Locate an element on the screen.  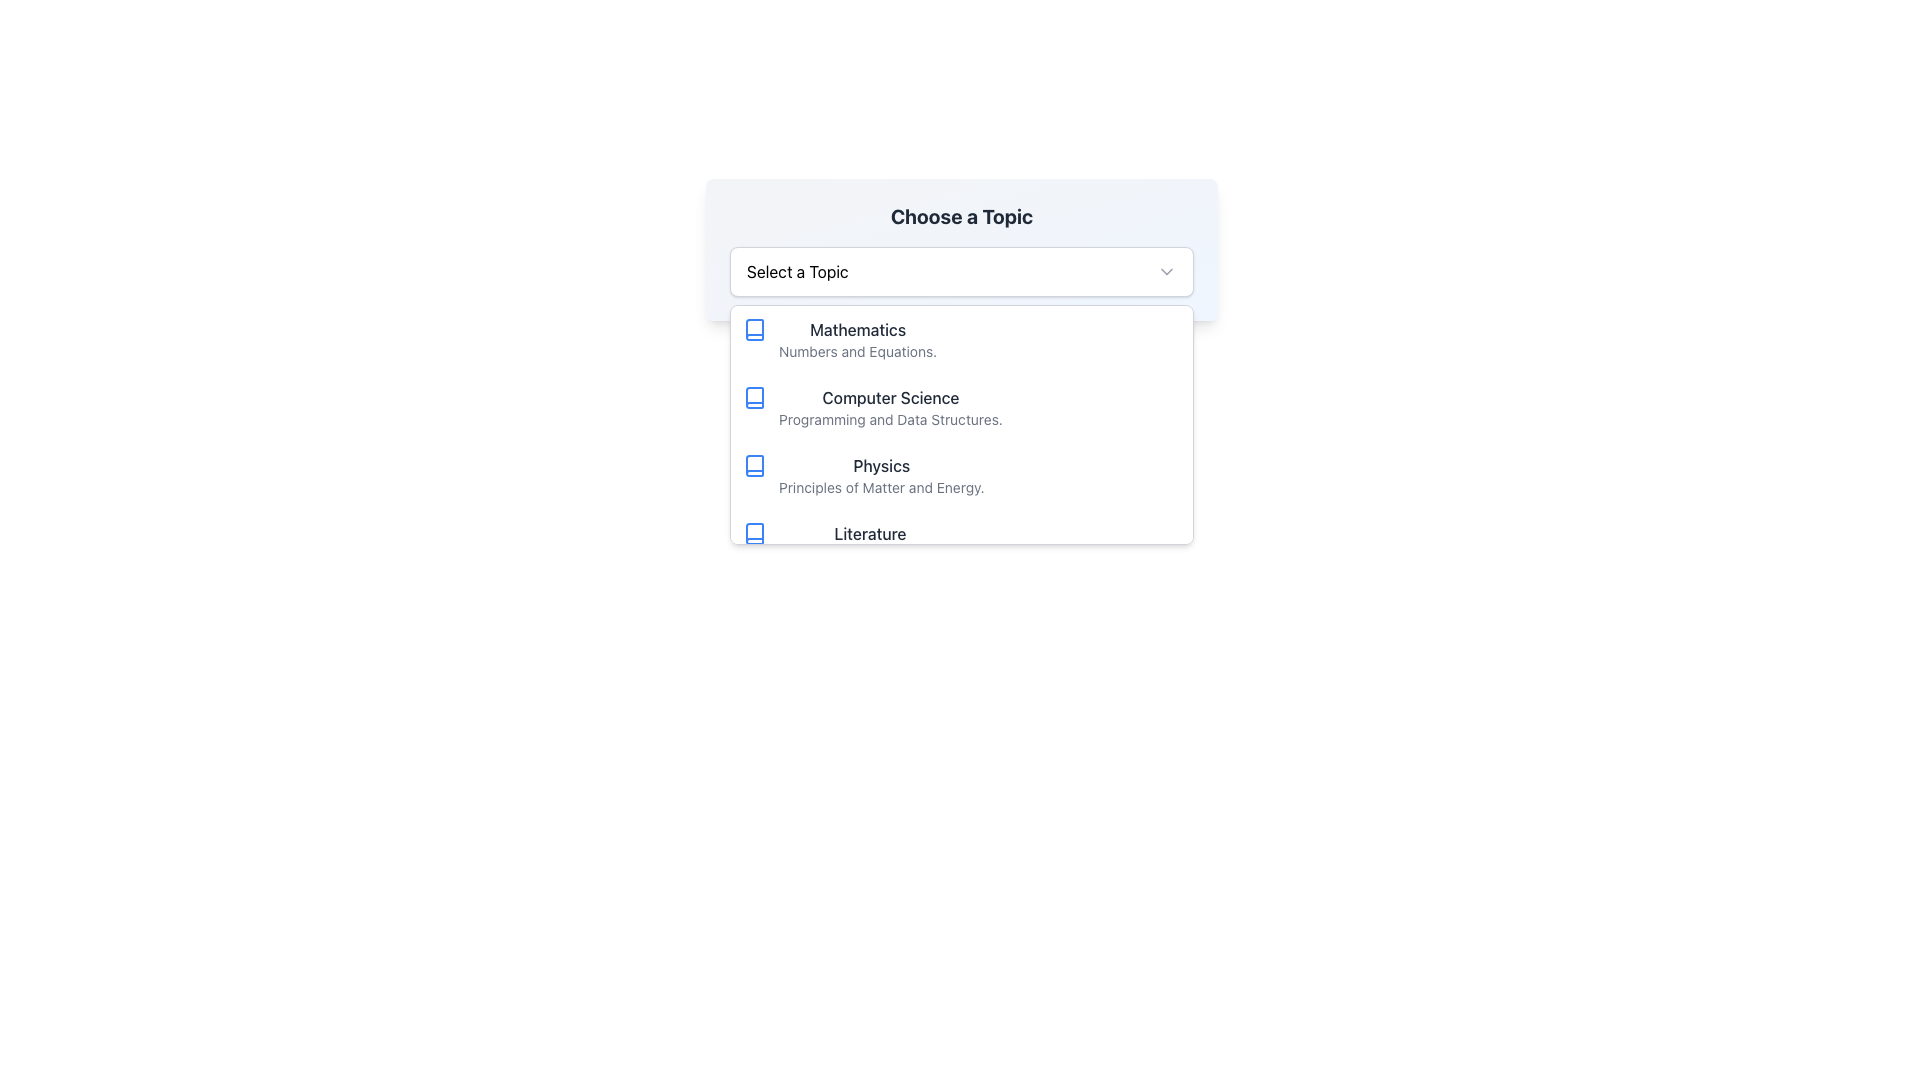
the static text label displaying the phrase 'Classics and Modern Works.' located directly beneath the 'Literature' option in the dropdown menu under 'Choose a Topic' is located at coordinates (870, 555).